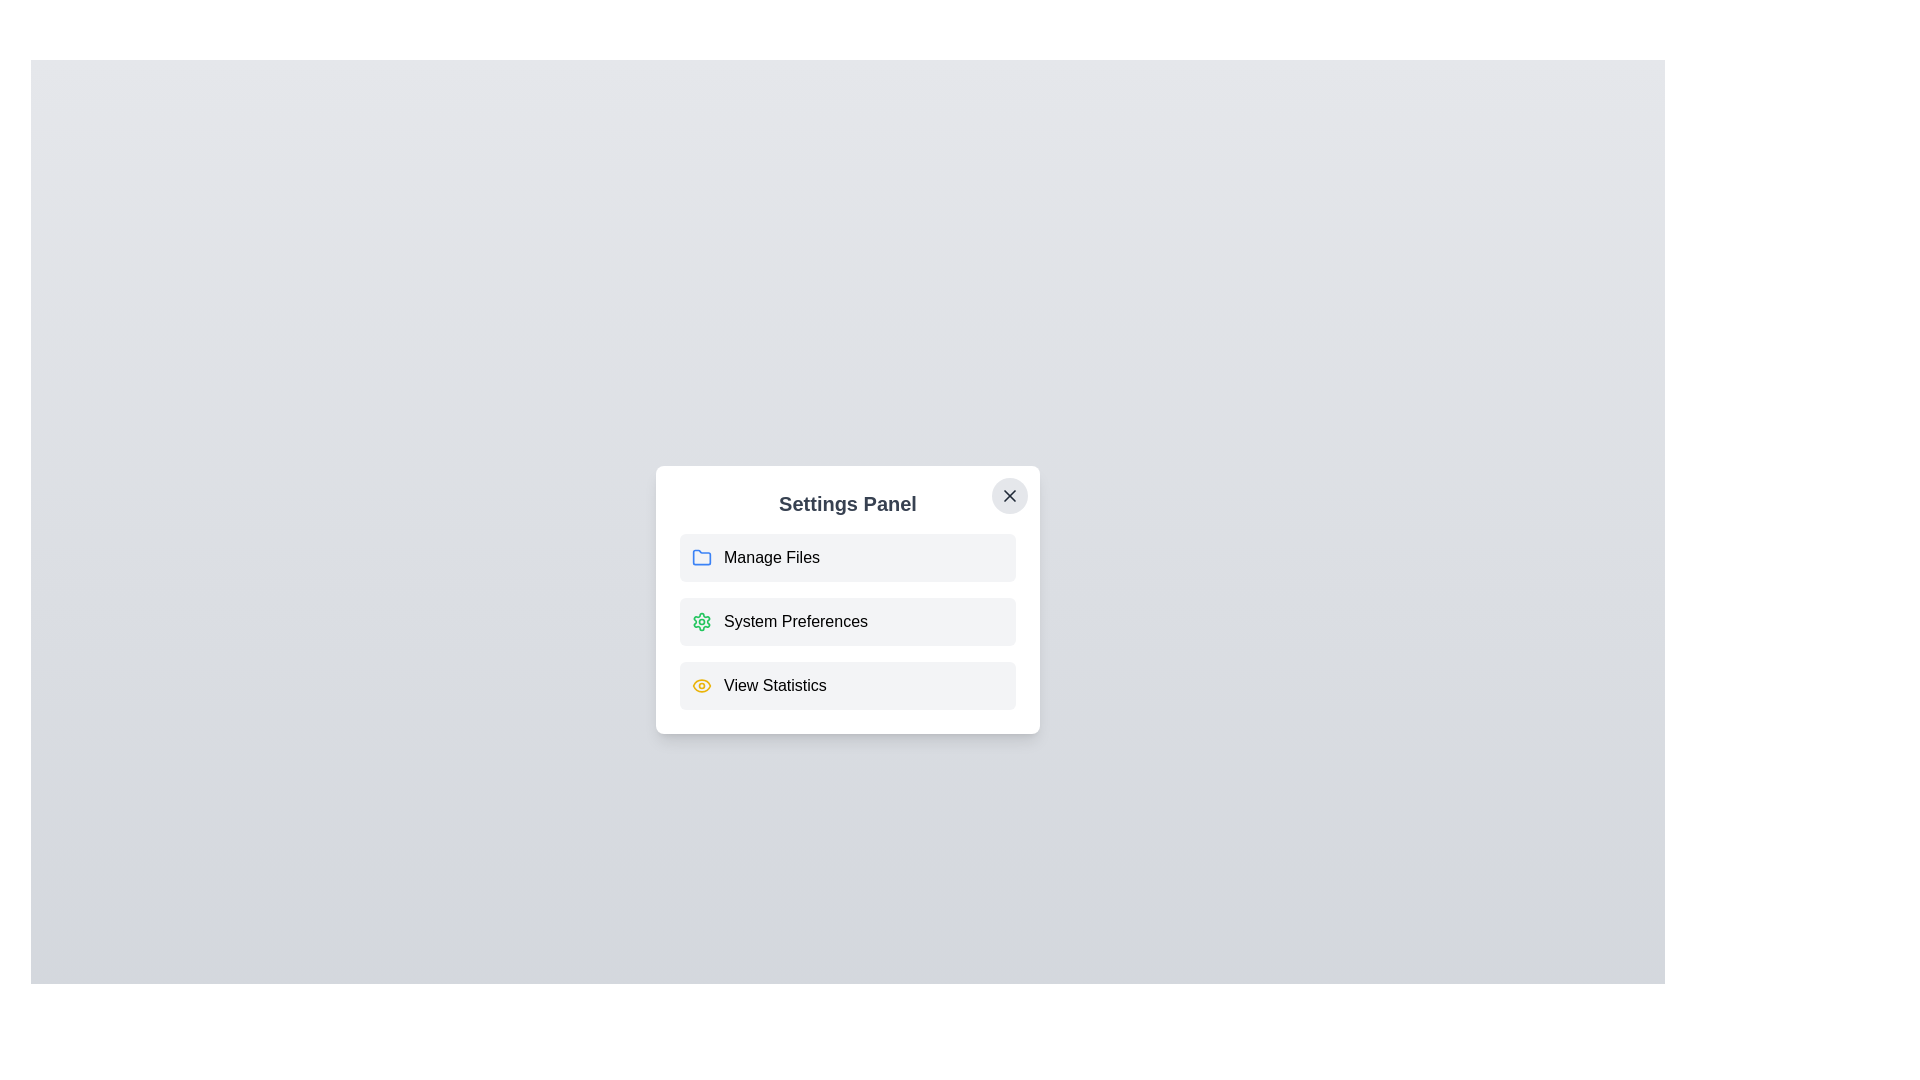 The image size is (1920, 1080). Describe the element at coordinates (1009, 495) in the screenshot. I see `the Close Button represented by a diagonal cross icon ('X') in the top right corner of the Settings Panel` at that location.